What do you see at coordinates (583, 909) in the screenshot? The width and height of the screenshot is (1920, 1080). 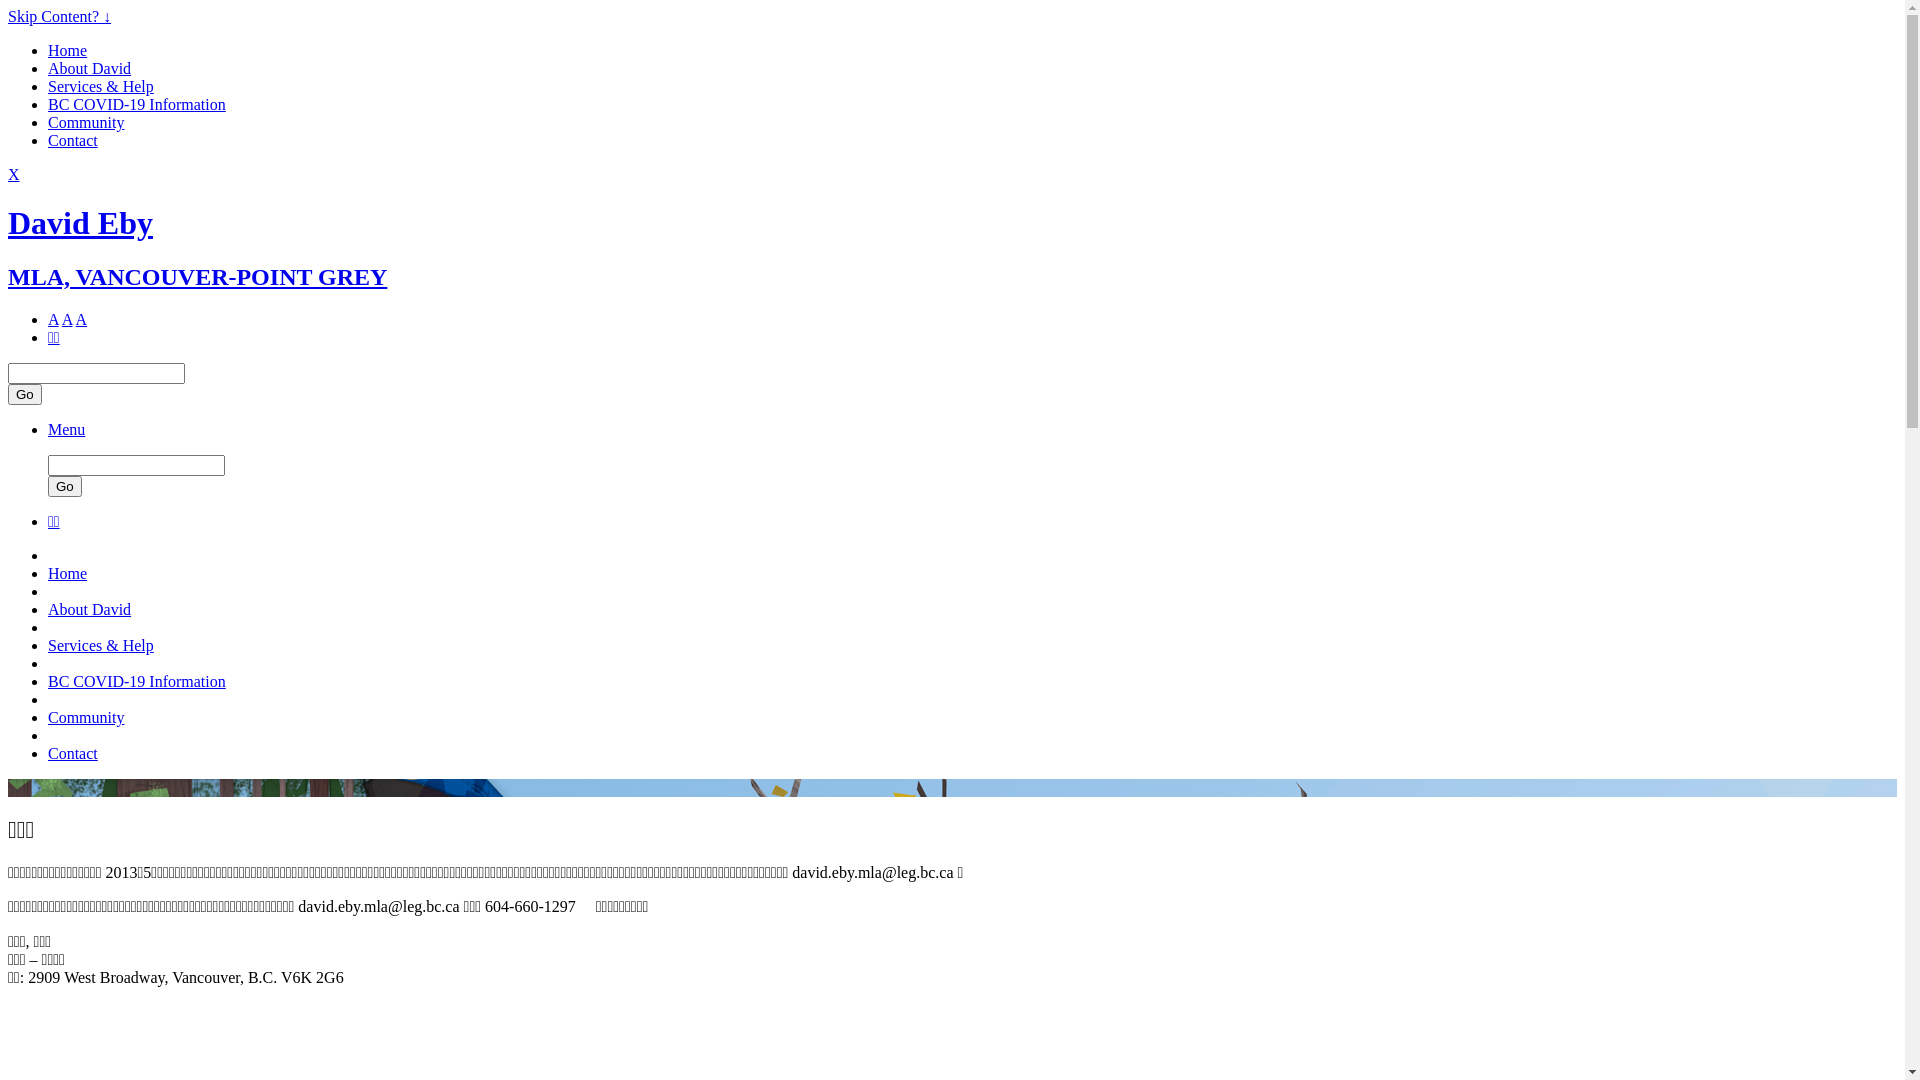 I see `'Call: 604-660-1297'` at bounding box center [583, 909].